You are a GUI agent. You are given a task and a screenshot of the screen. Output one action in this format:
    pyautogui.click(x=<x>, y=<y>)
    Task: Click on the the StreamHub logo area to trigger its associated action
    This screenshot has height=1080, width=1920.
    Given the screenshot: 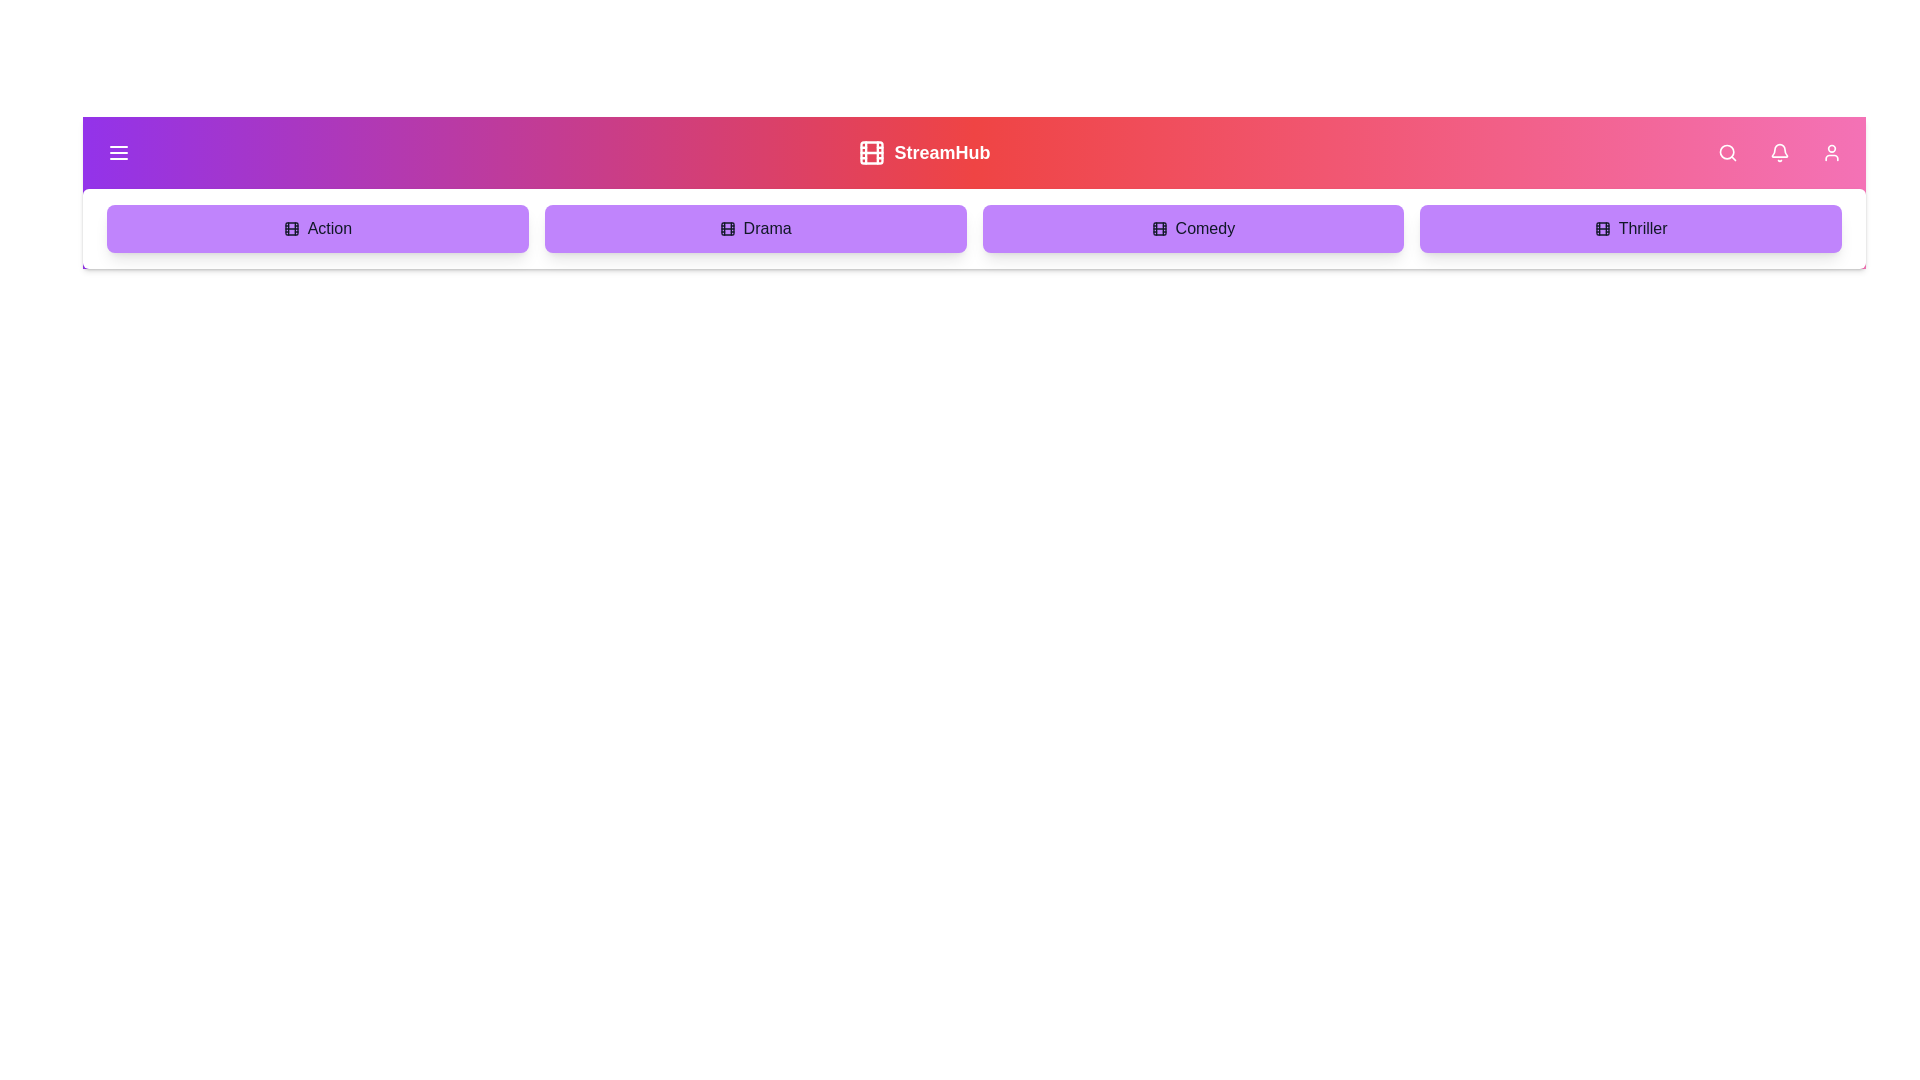 What is the action you would take?
    pyautogui.click(x=923, y=152)
    